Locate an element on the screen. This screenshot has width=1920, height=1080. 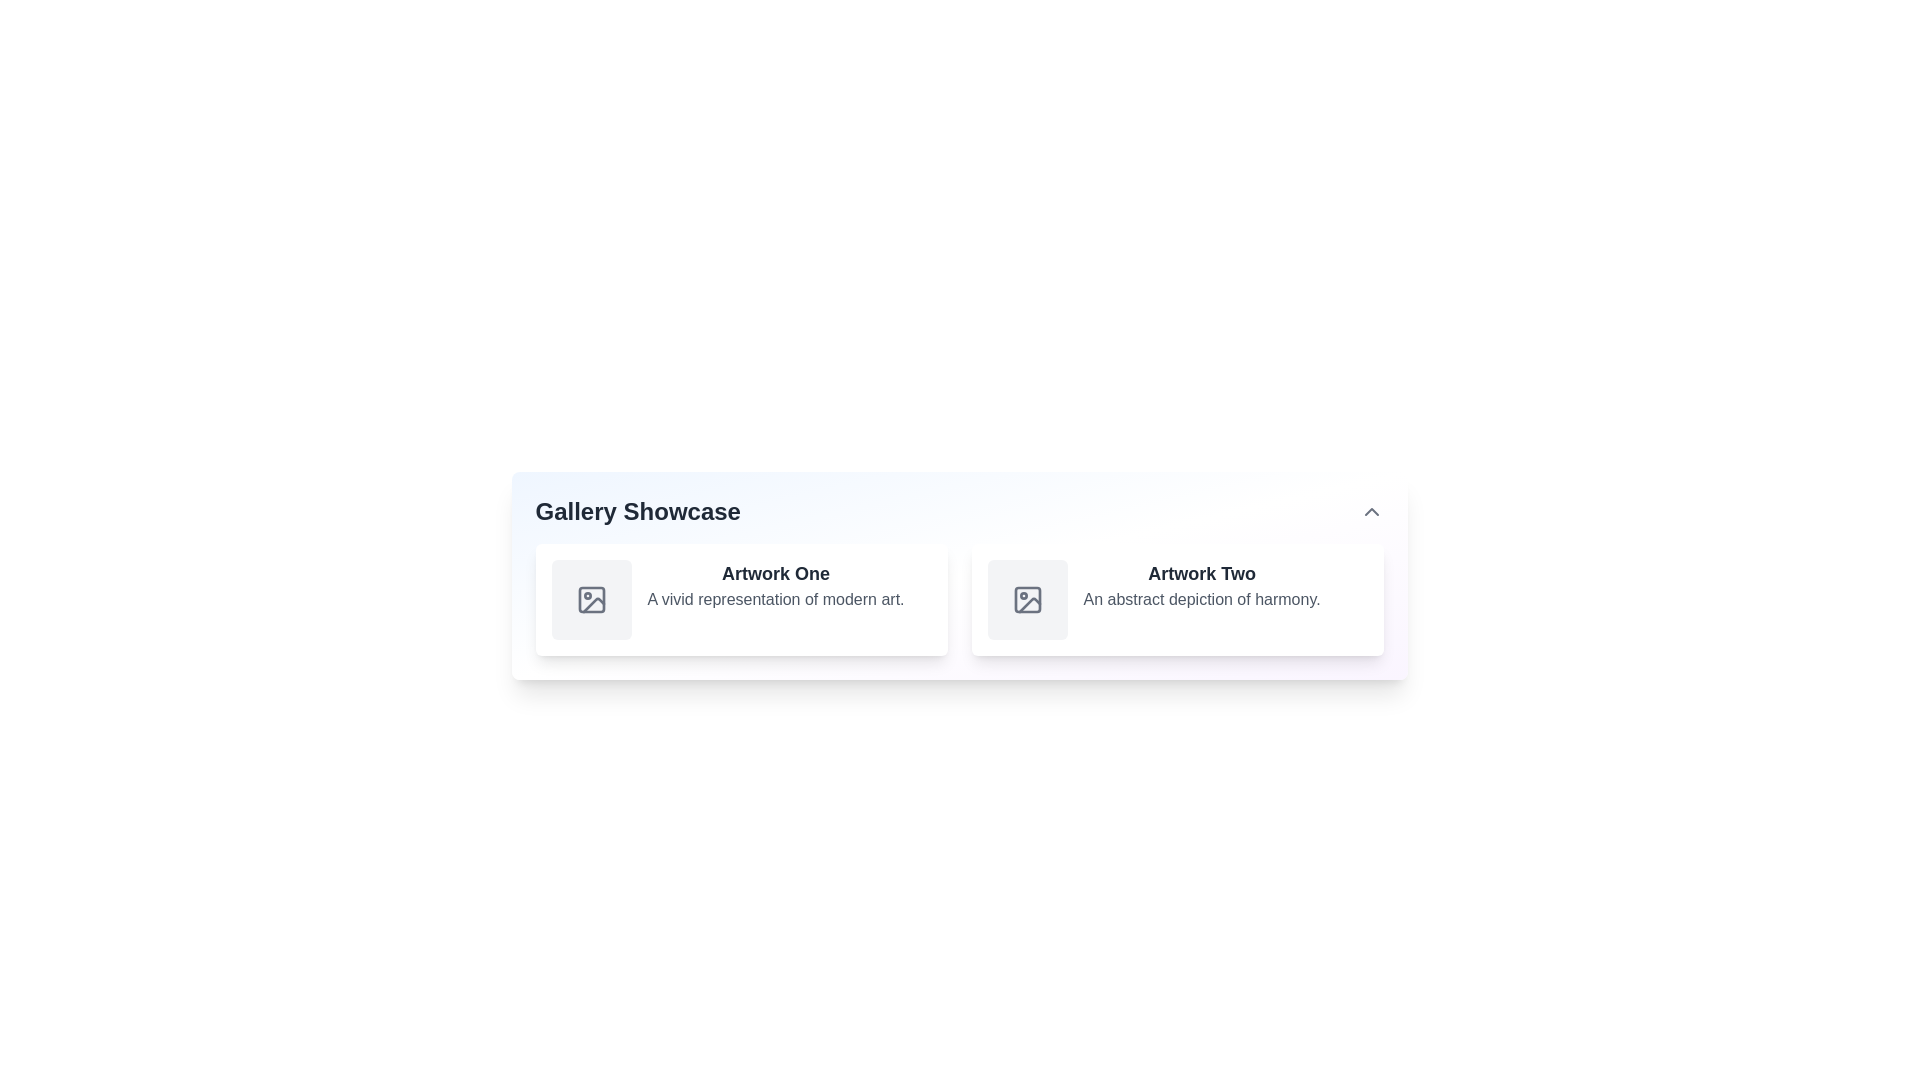
the 'Gallery Showcase' text label, which is styled in large, bold, dark gray font and is prominently displayed as a heading above a gallery layout is located at coordinates (637, 511).